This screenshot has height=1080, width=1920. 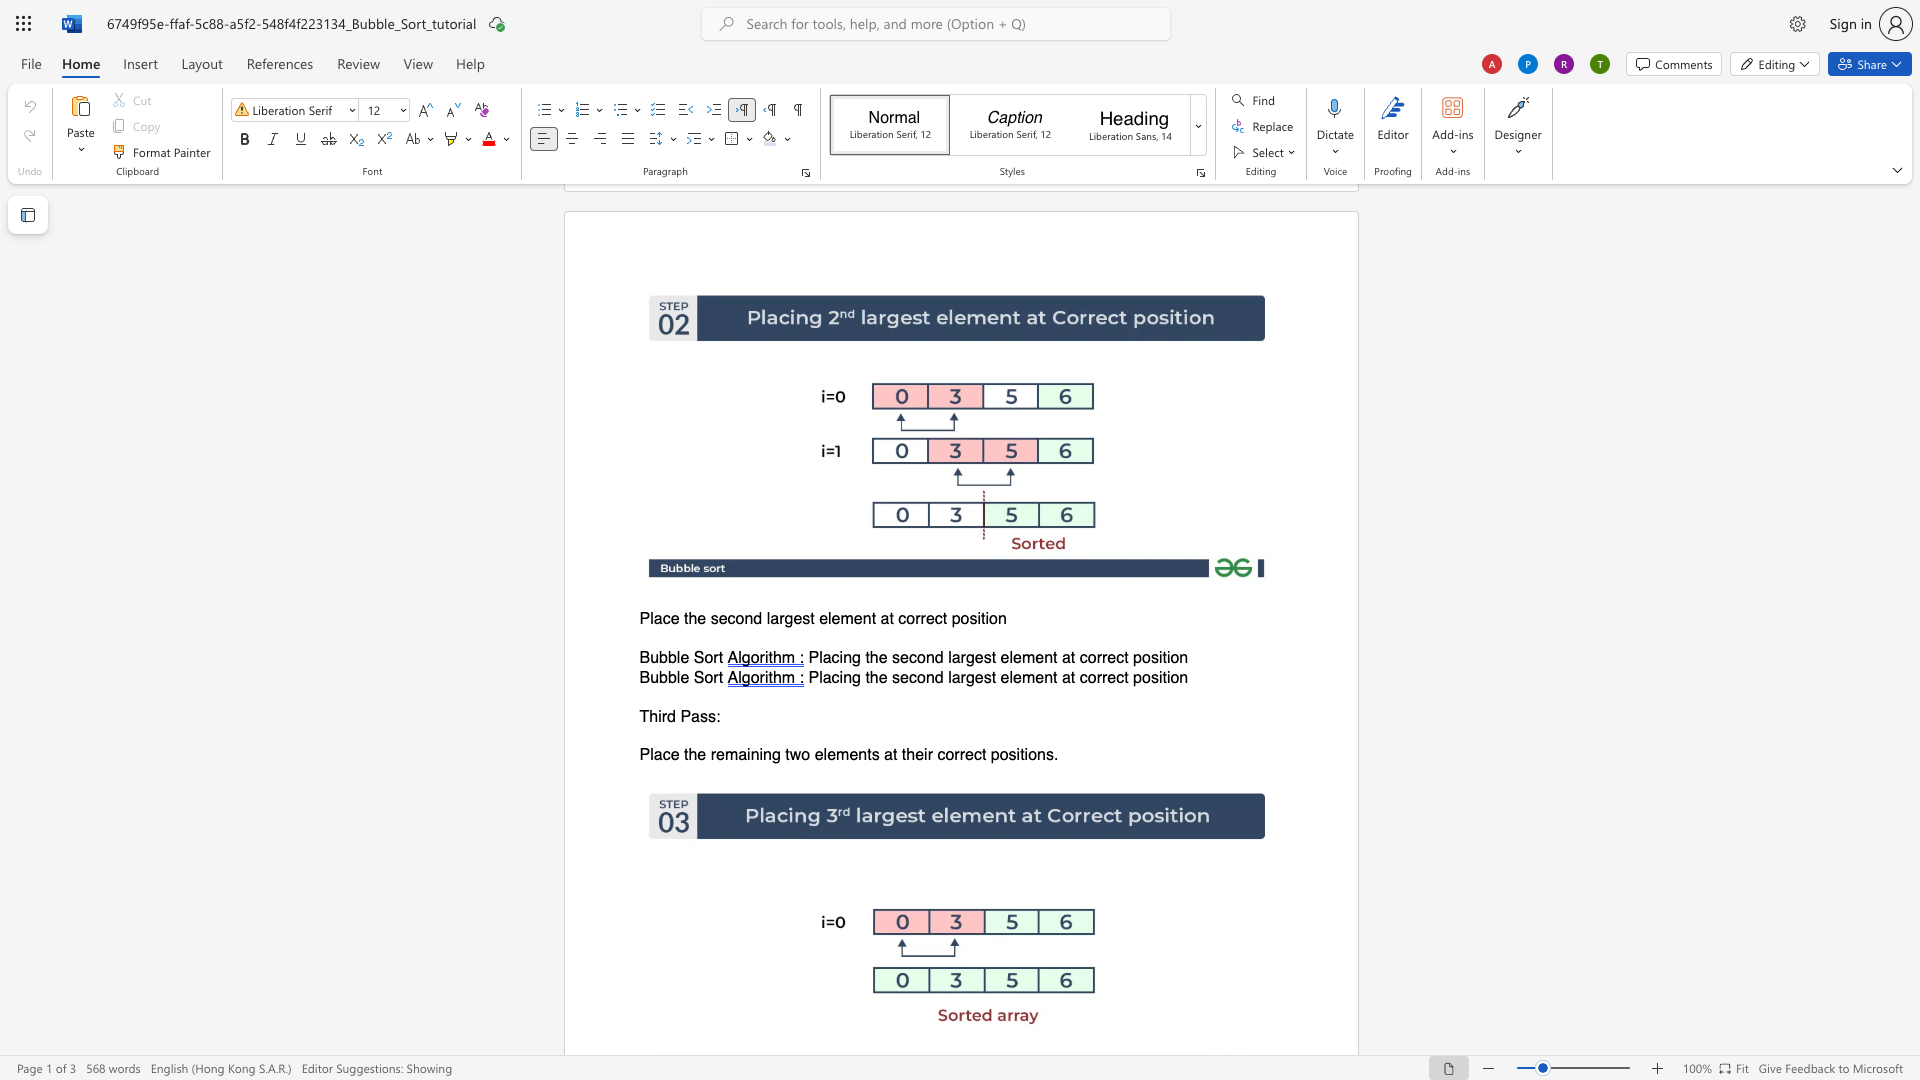 I want to click on the 1th character "e" in the text, so click(x=675, y=618).